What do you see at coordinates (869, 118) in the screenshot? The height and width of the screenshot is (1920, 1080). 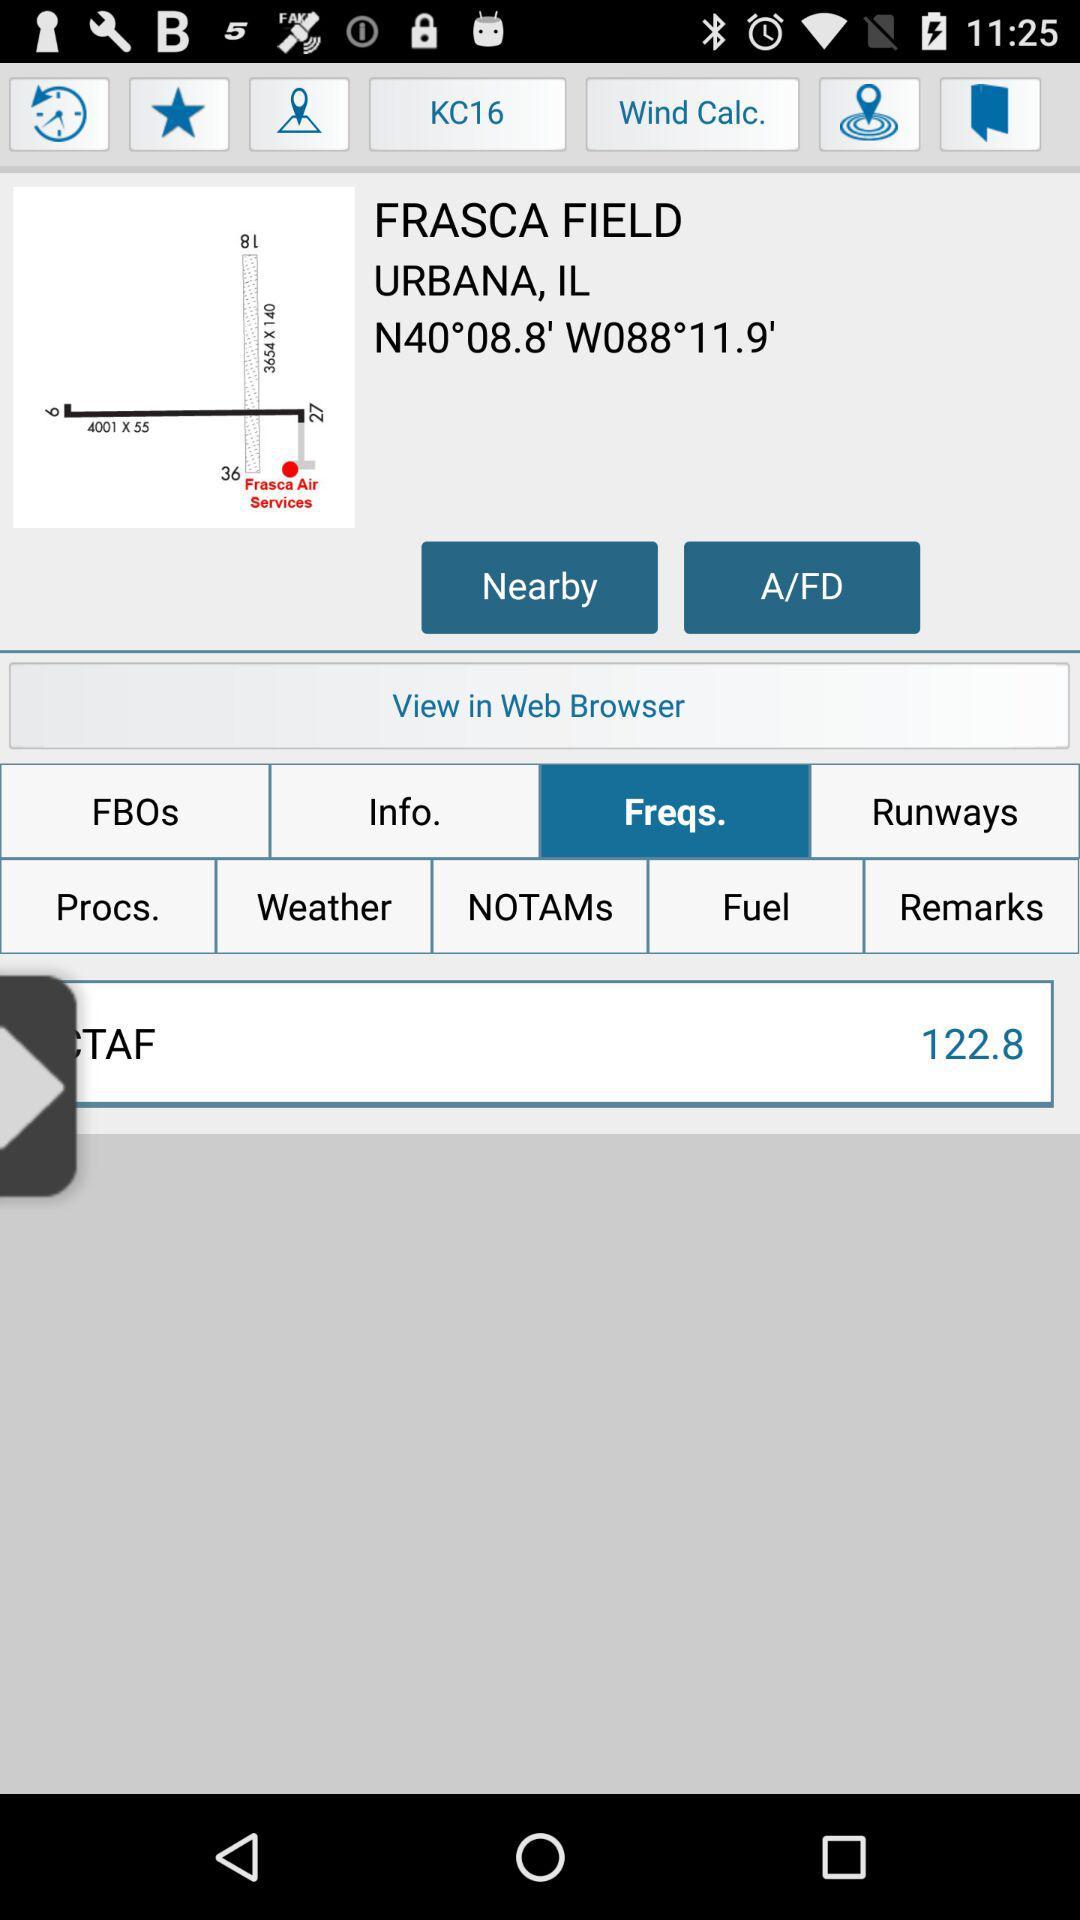 I see `icon above the frasca field icon` at bounding box center [869, 118].